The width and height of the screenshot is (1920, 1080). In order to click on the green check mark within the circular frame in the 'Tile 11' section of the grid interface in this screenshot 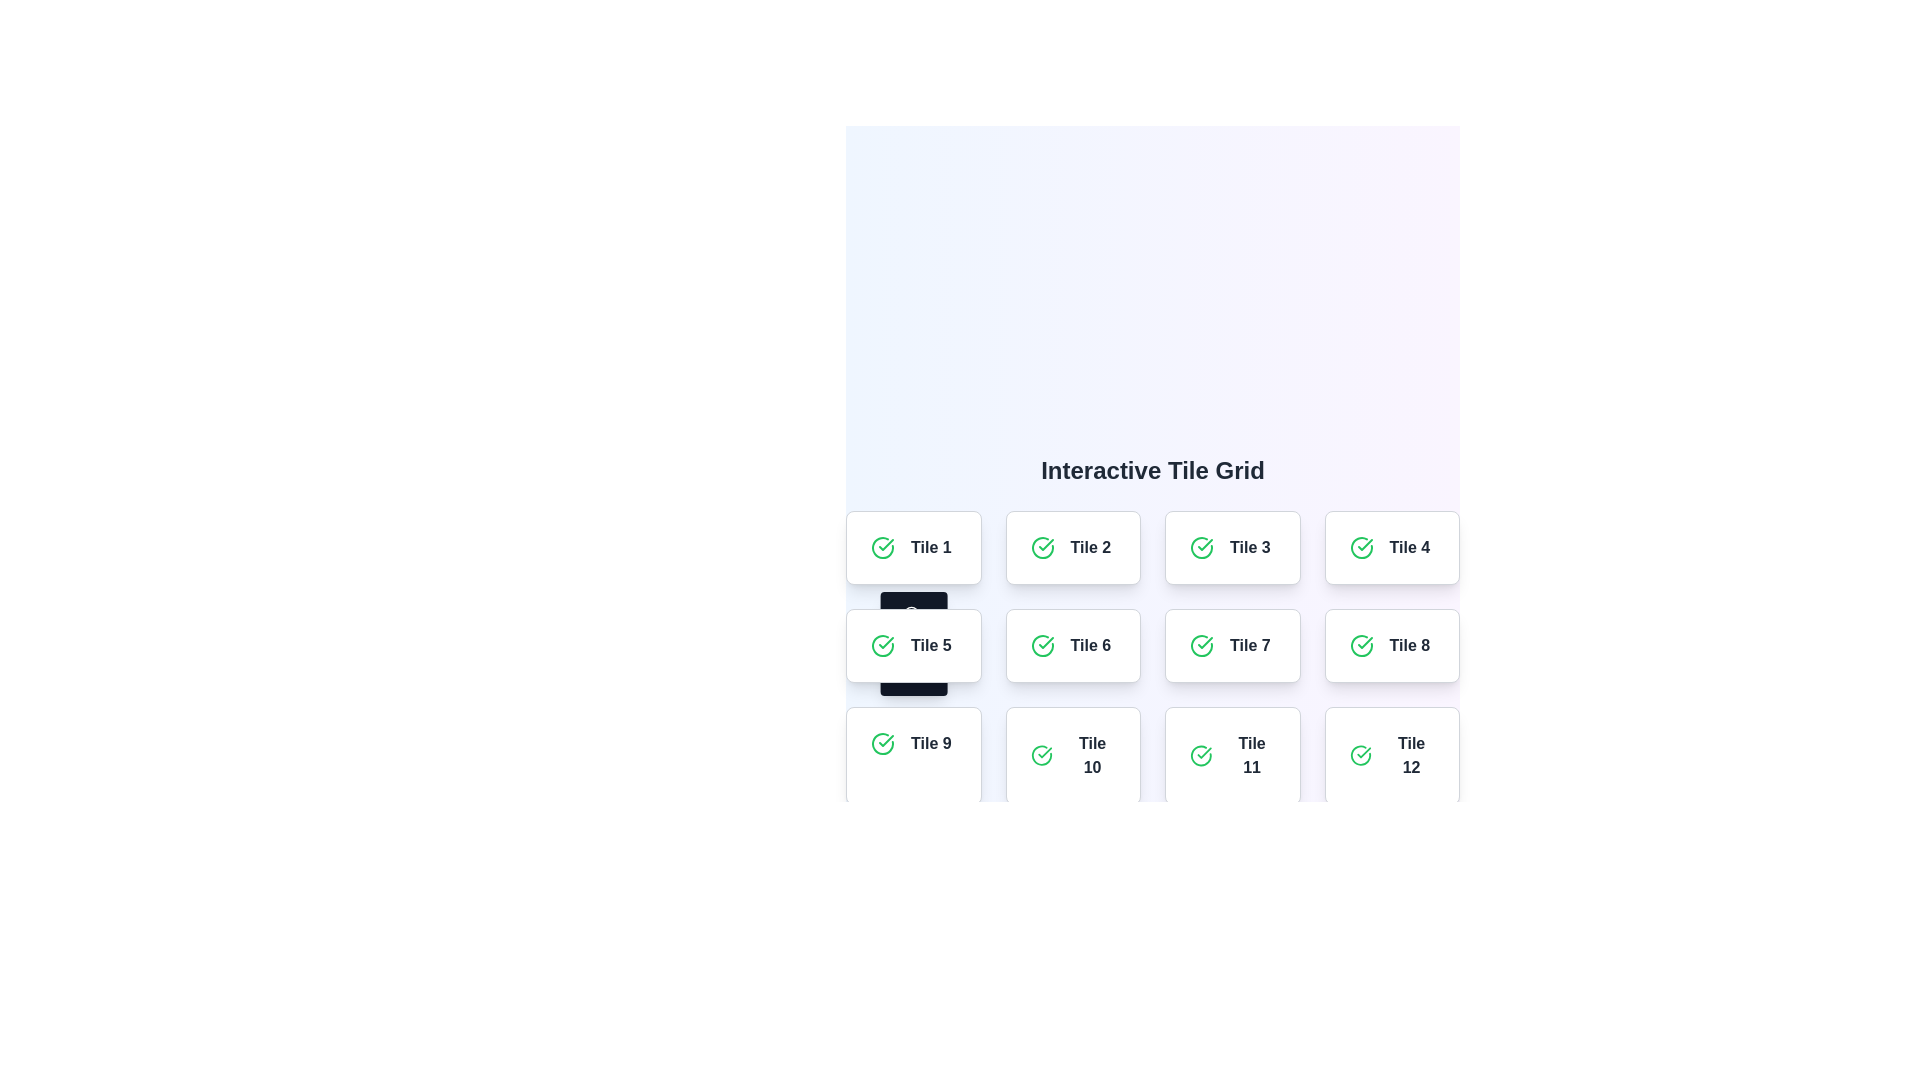, I will do `click(1203, 753)`.